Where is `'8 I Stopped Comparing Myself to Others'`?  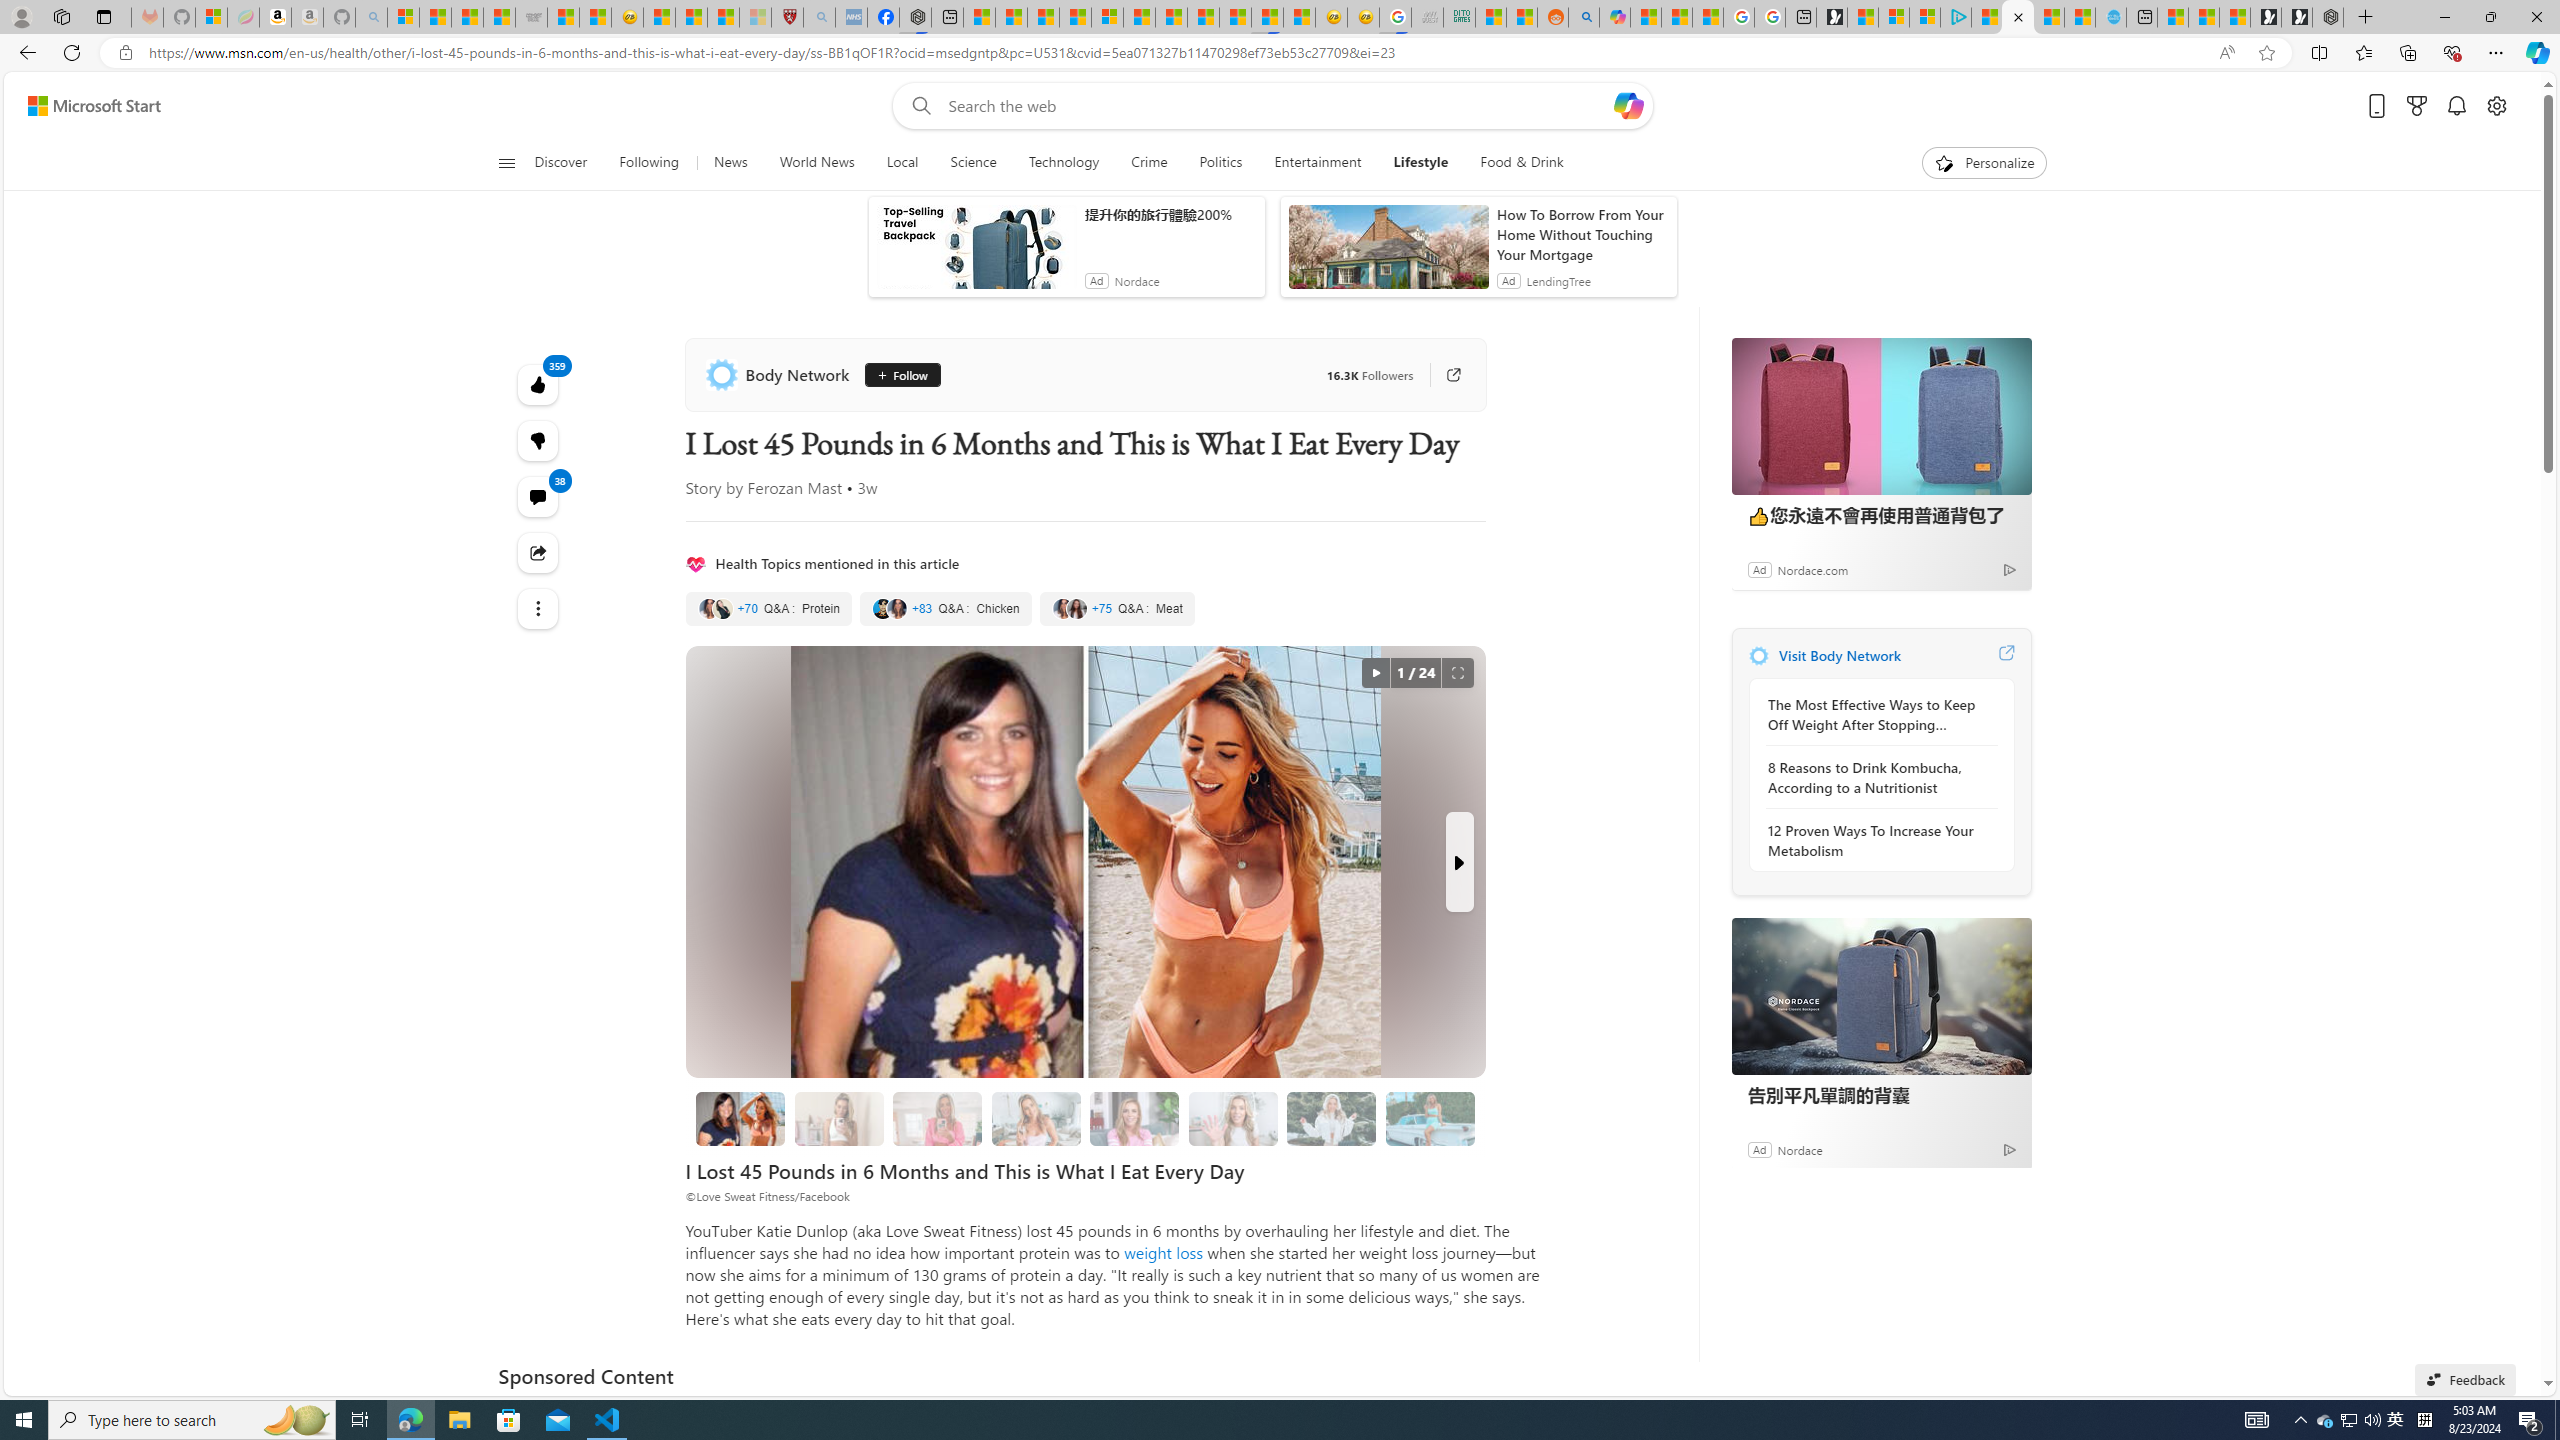 '8 I Stopped Comparing Myself to Others' is located at coordinates (1428, 1118).